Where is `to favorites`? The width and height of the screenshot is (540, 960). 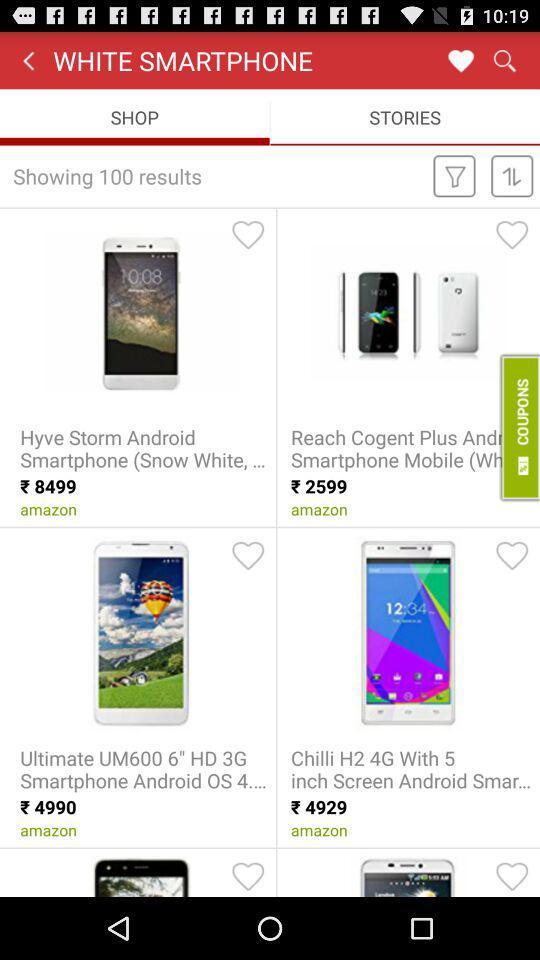
to favorites is located at coordinates (512, 234).